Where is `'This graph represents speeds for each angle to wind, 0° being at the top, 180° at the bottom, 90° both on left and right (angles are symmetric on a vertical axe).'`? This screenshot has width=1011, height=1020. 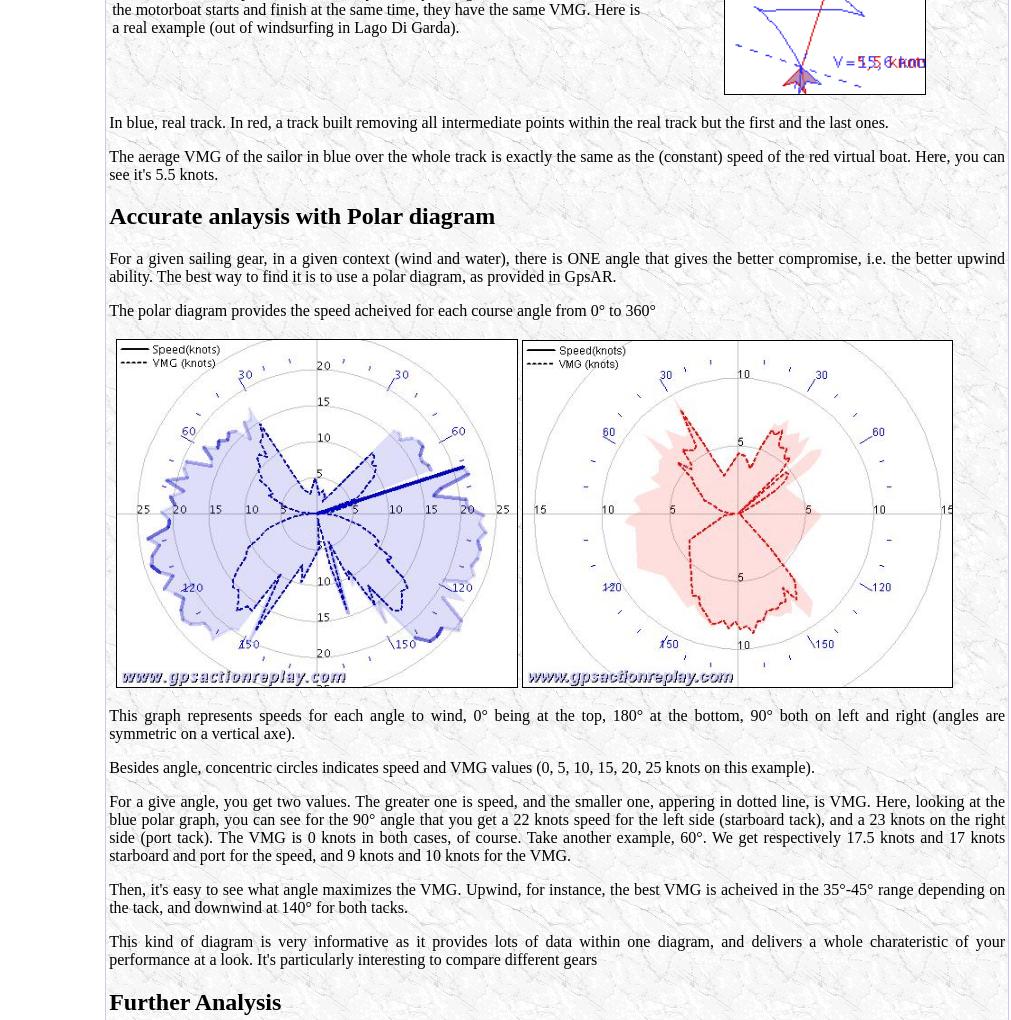 'This graph represents speeds for each angle to wind, 0° being at the top, 180° at the bottom, 90° both on left and right (angles are symmetric on a vertical axe).' is located at coordinates (556, 724).